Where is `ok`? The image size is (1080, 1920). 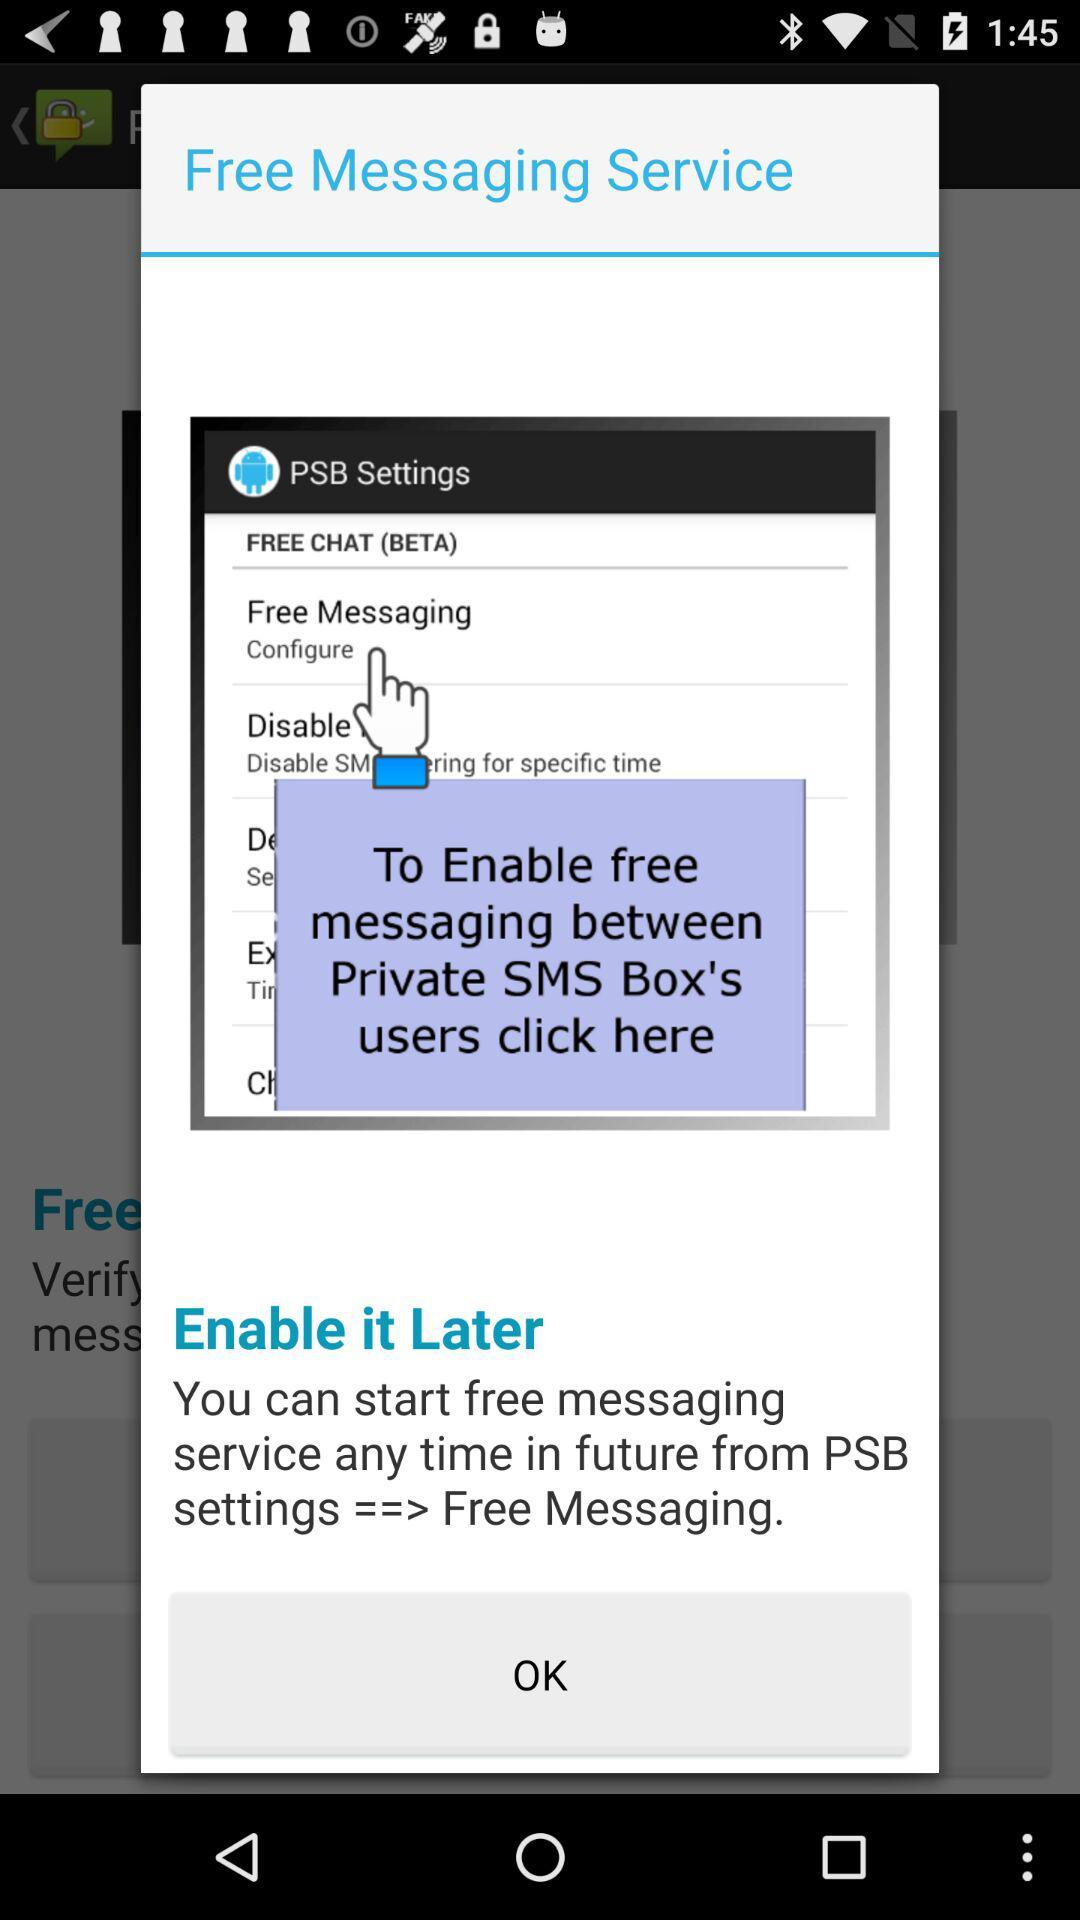 ok is located at coordinates (540, 1675).